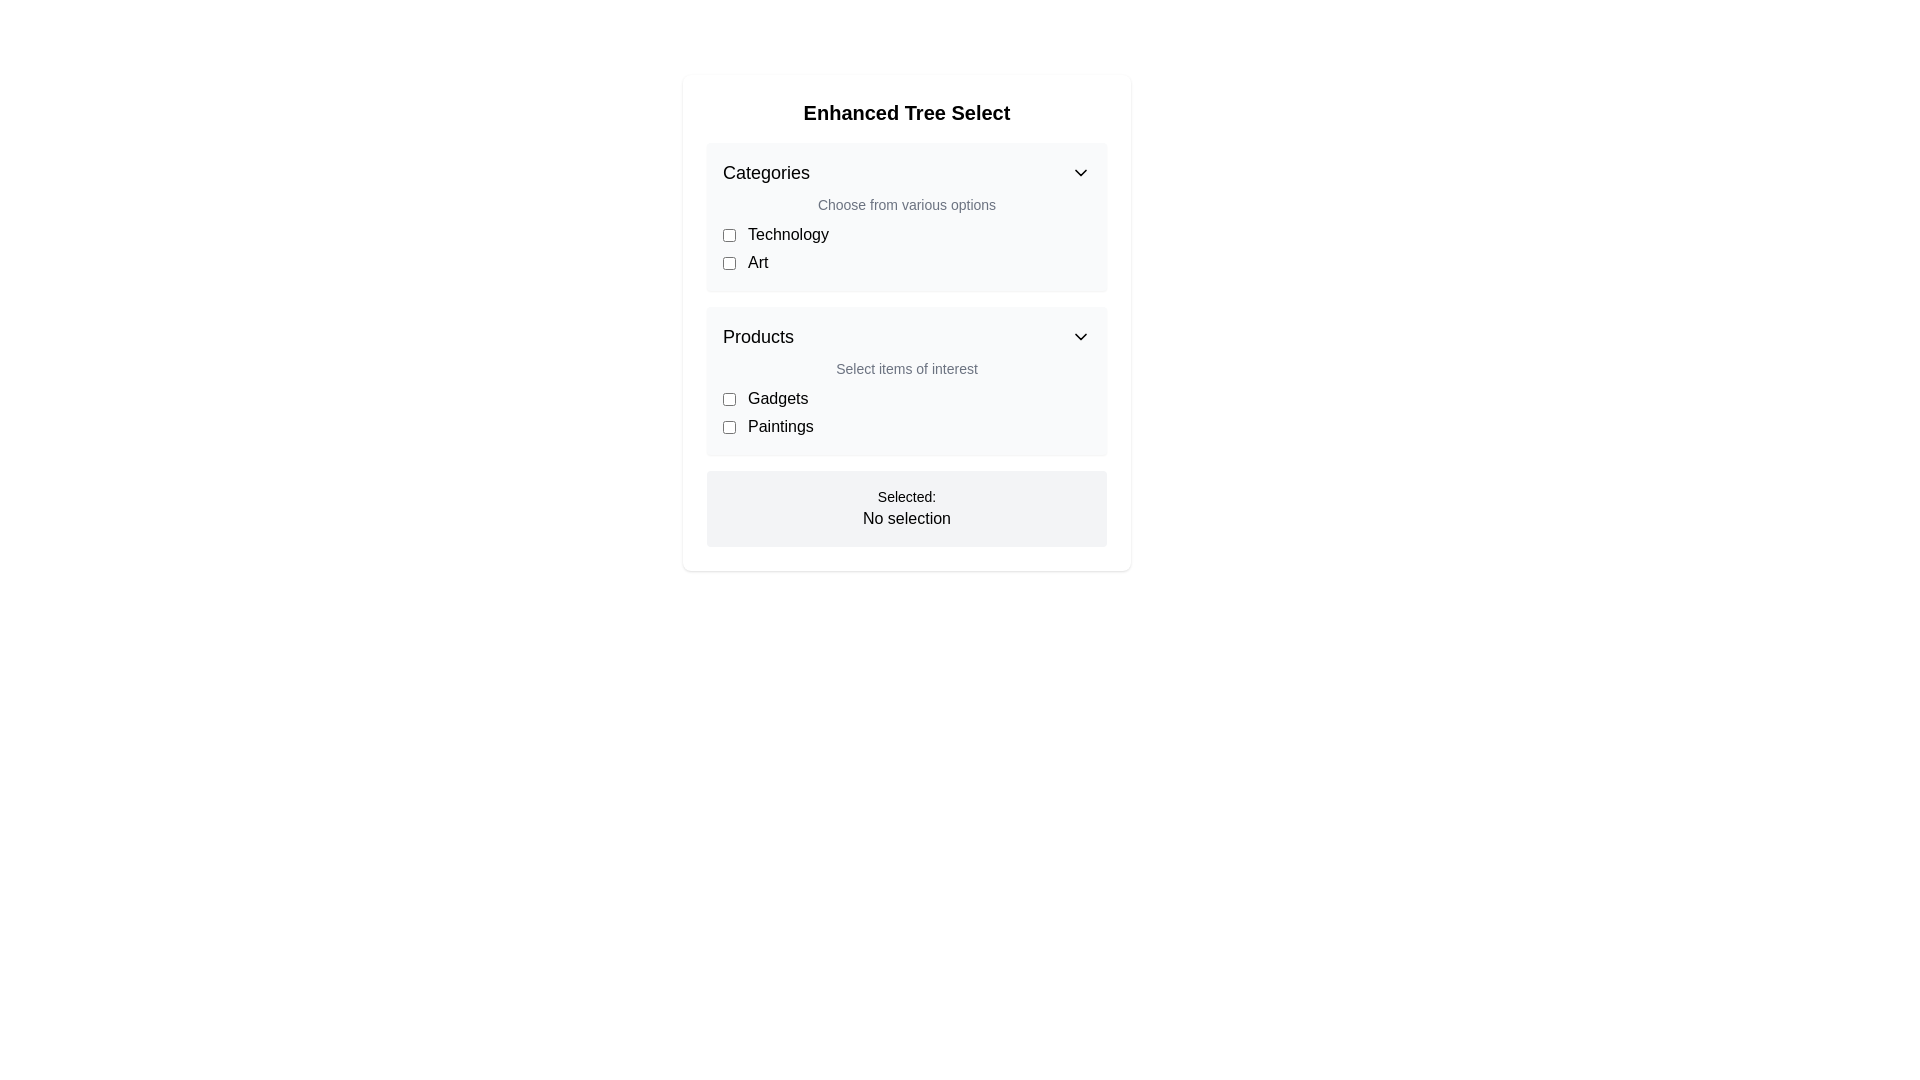 This screenshot has height=1080, width=1920. I want to click on the checkbox for the 'Art' category located below the 'Technology' option, so click(728, 261).